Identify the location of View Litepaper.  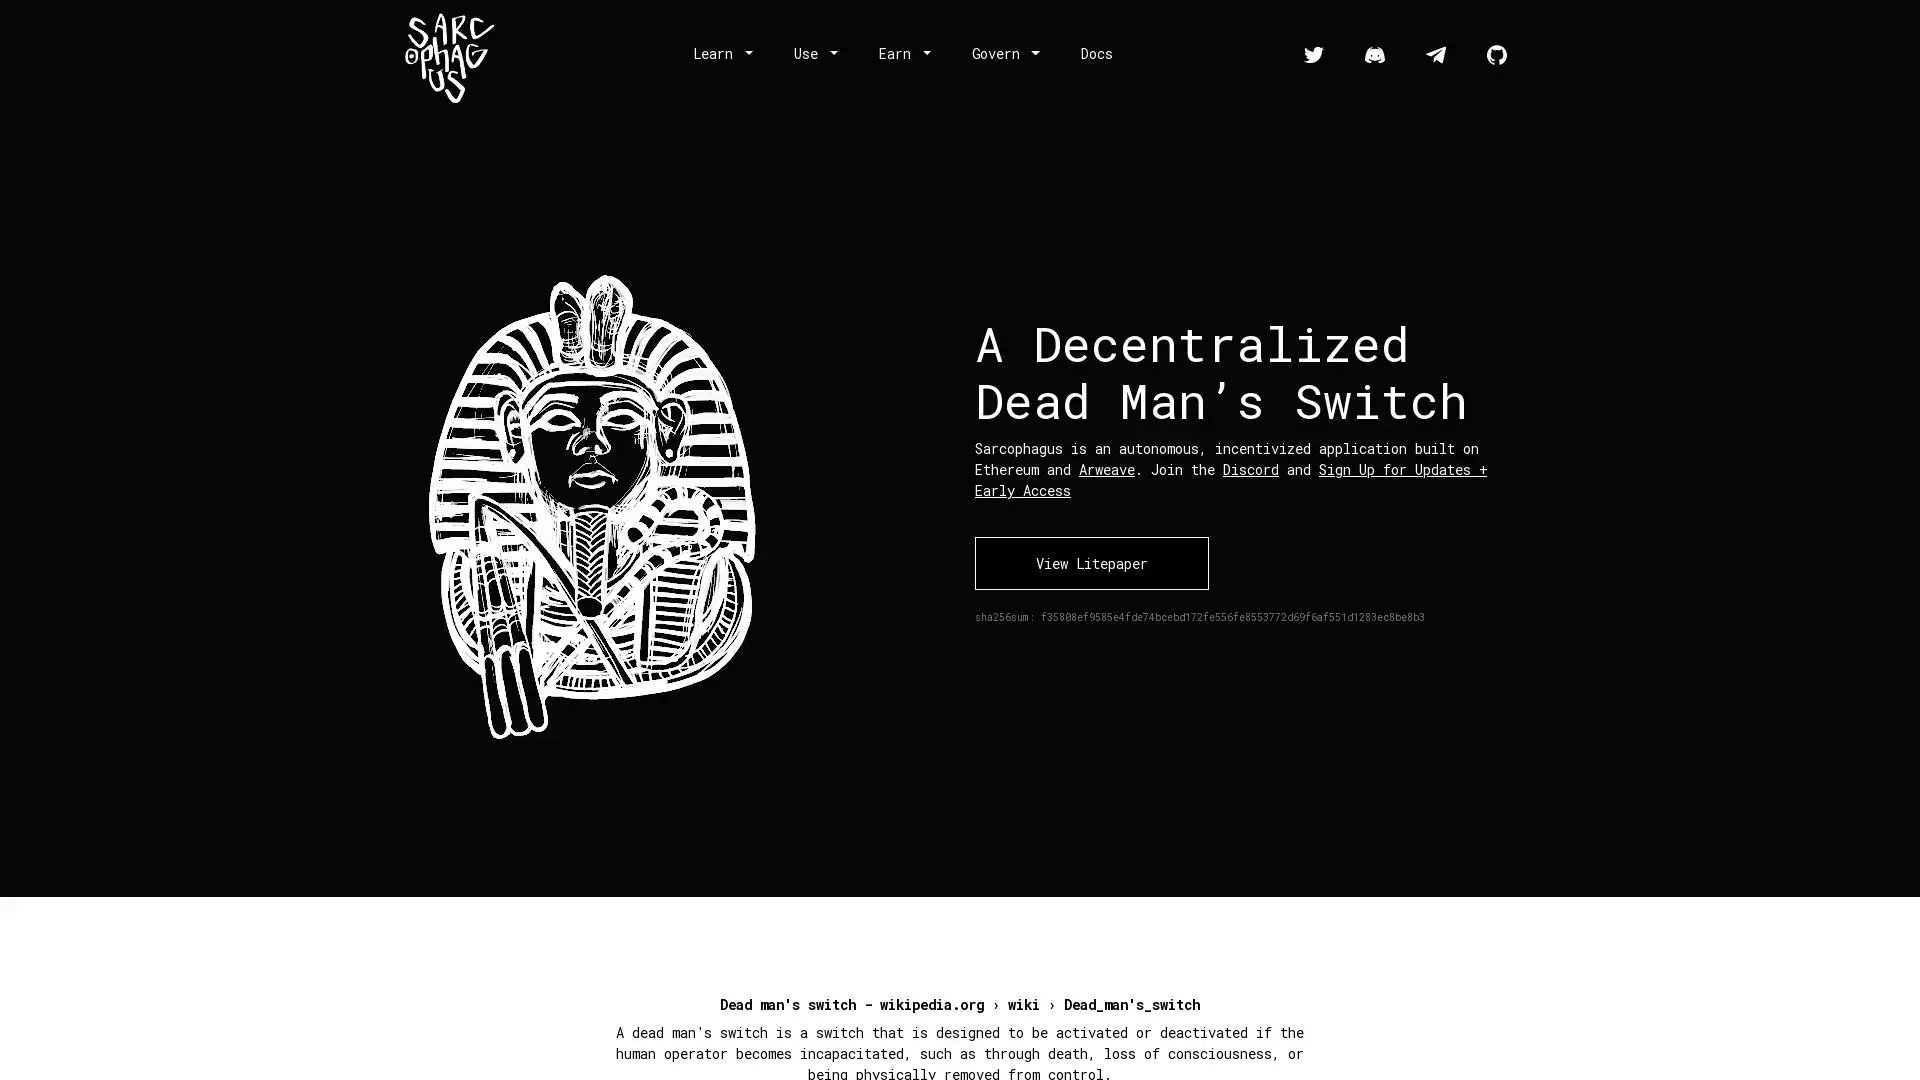
(1090, 562).